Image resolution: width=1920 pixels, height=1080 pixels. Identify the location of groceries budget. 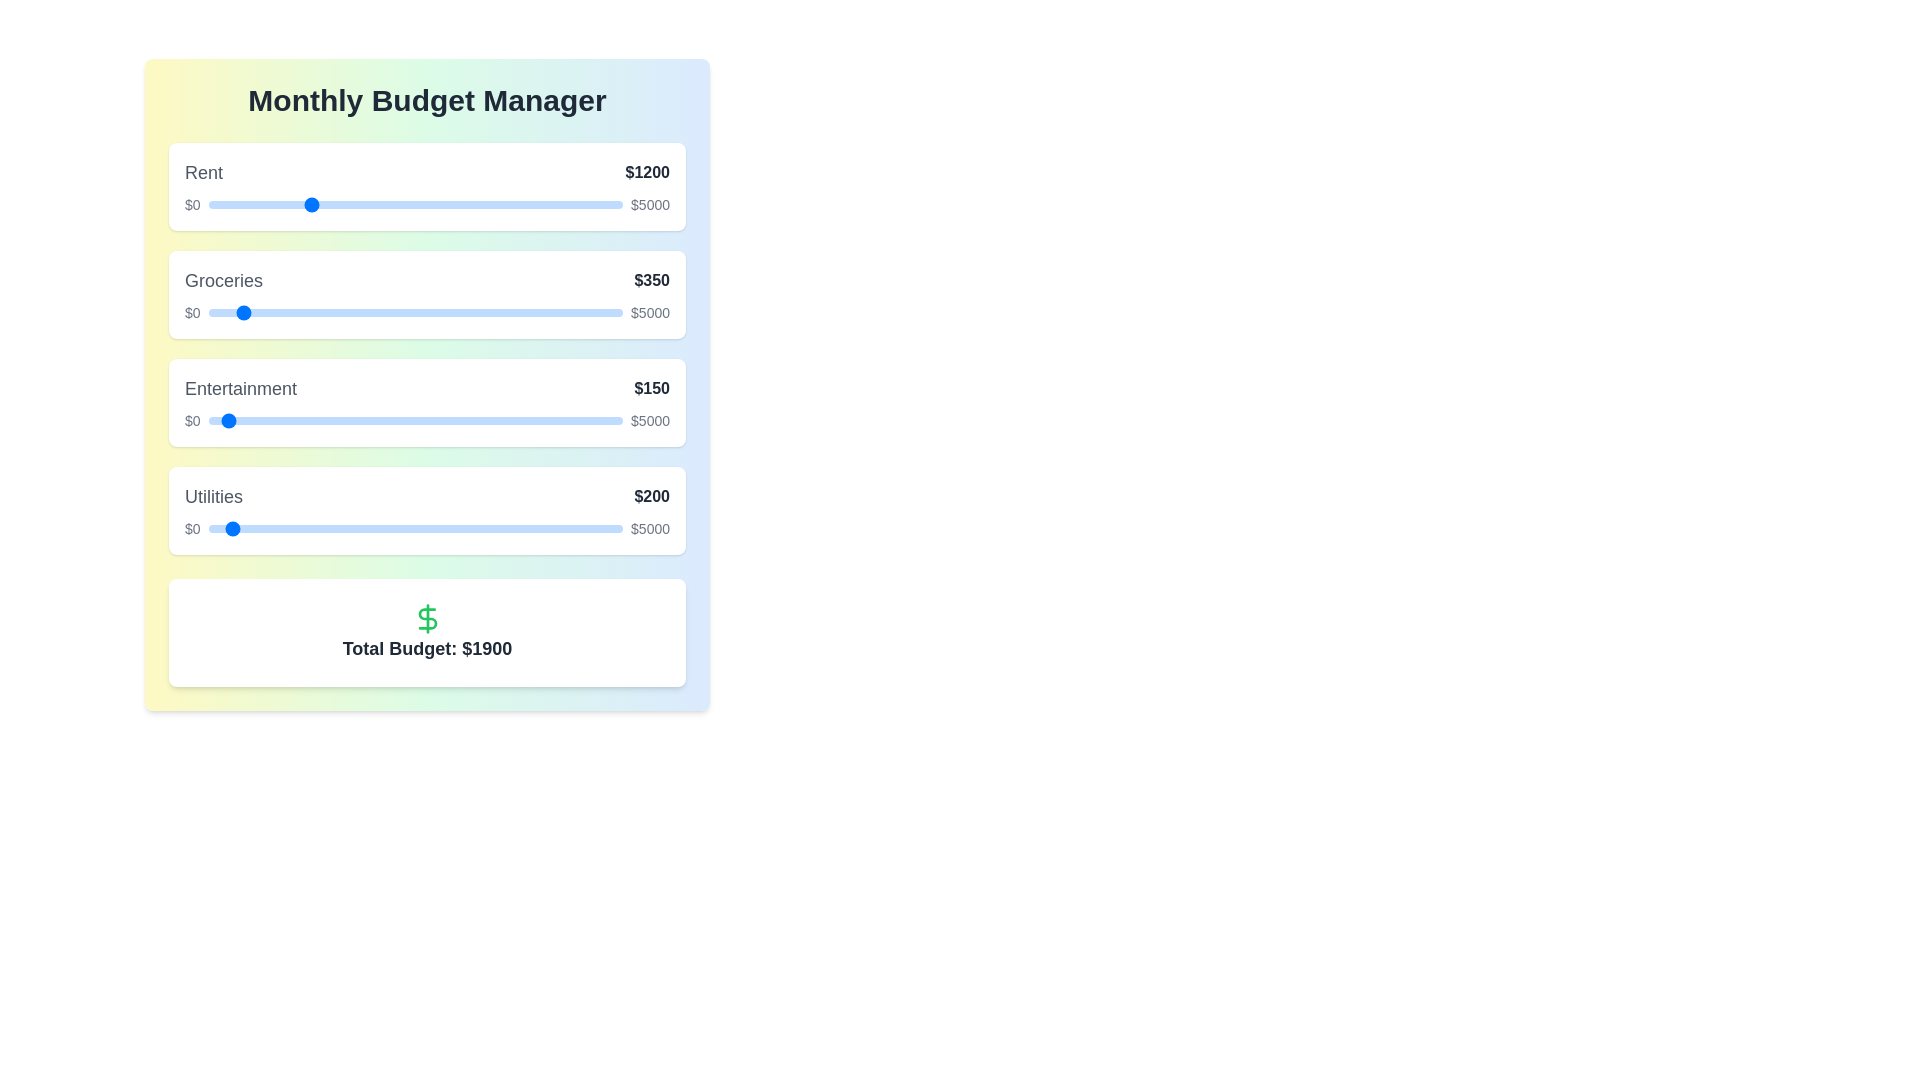
(379, 312).